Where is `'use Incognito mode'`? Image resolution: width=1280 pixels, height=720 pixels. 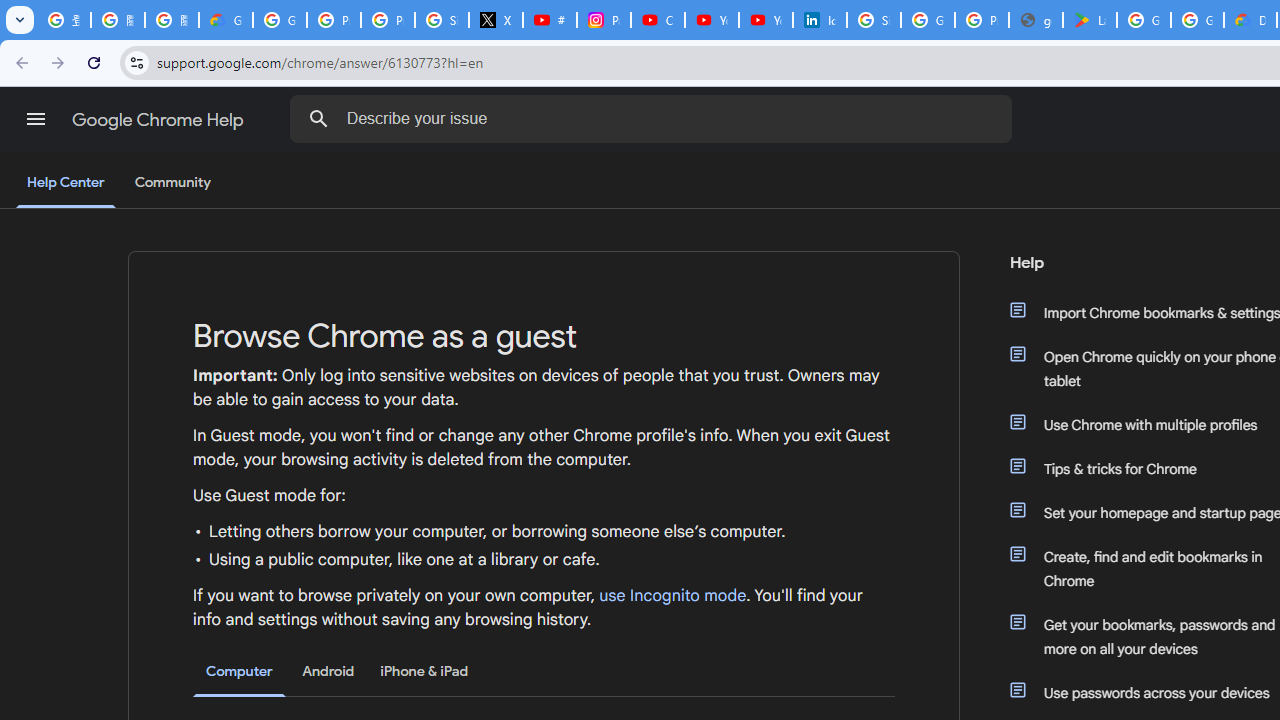
'use Incognito mode' is located at coordinates (673, 595).